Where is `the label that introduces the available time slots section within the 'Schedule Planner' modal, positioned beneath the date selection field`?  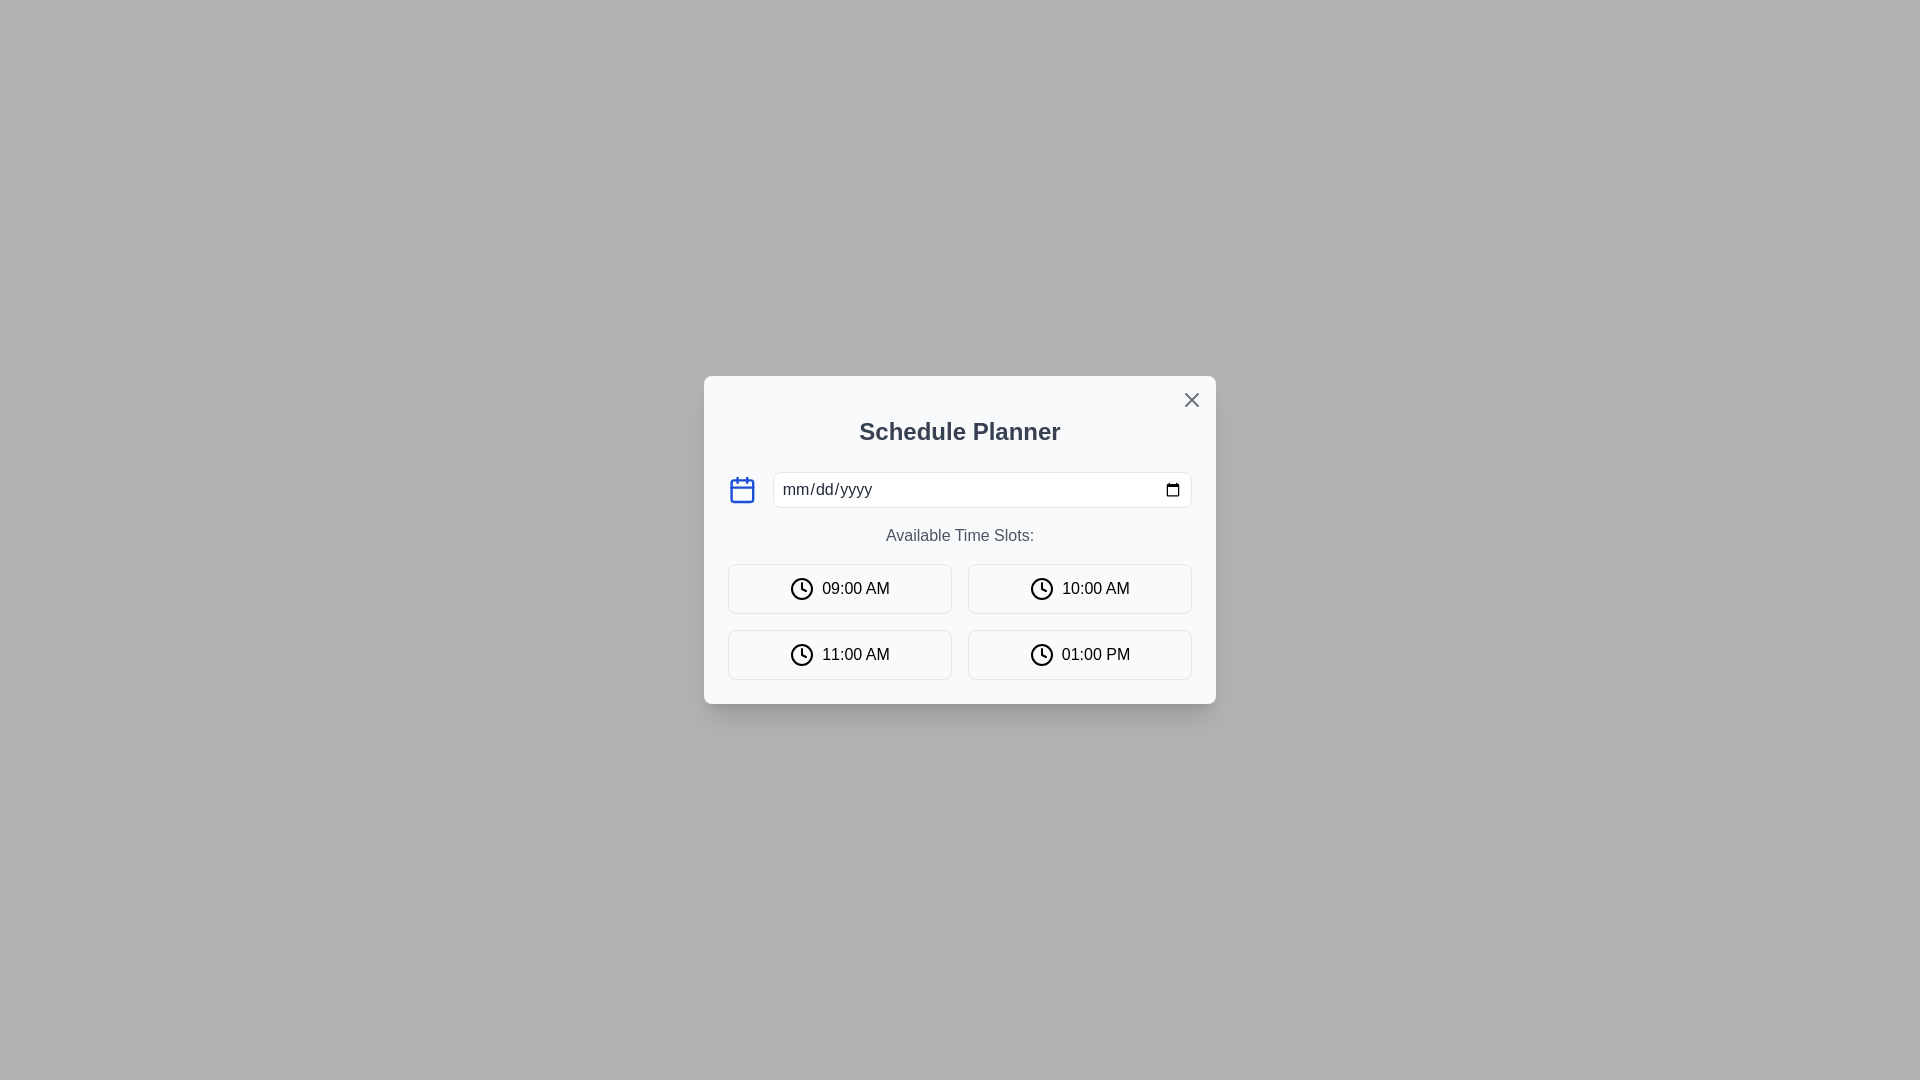 the label that introduces the available time slots section within the 'Schedule Planner' modal, positioned beneath the date selection field is located at coordinates (960, 535).